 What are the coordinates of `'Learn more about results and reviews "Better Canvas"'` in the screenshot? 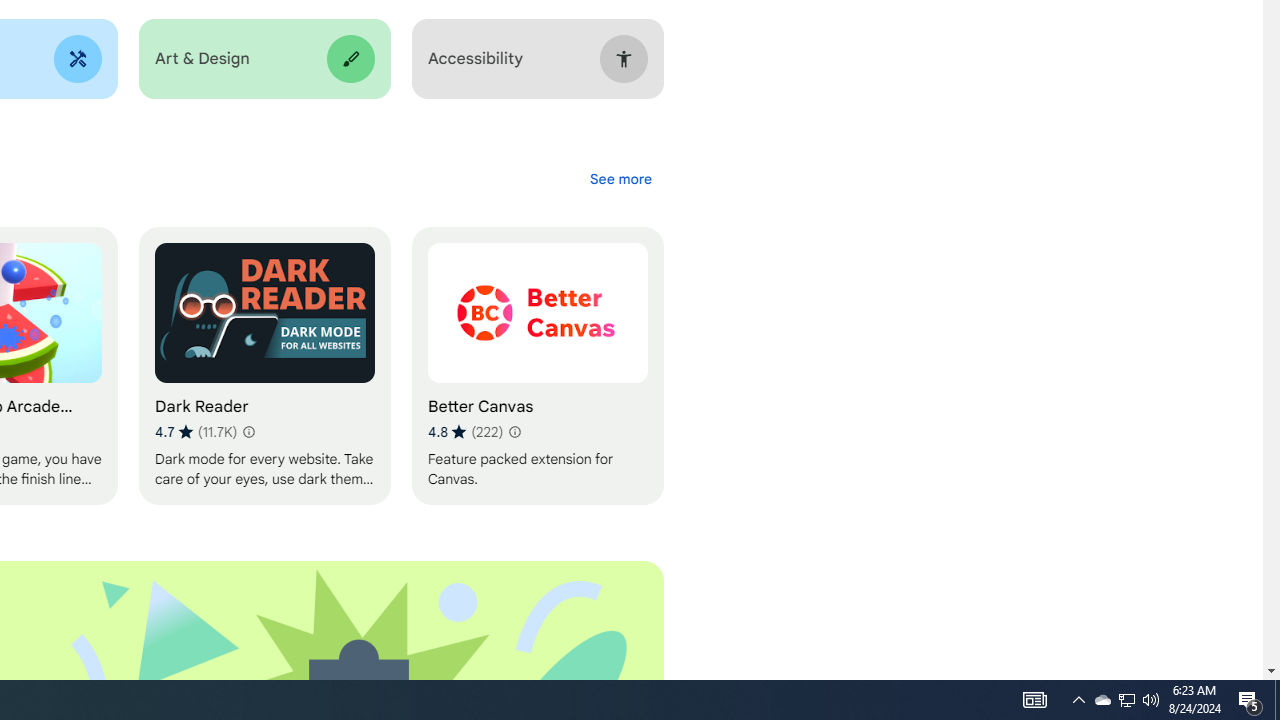 It's located at (513, 431).